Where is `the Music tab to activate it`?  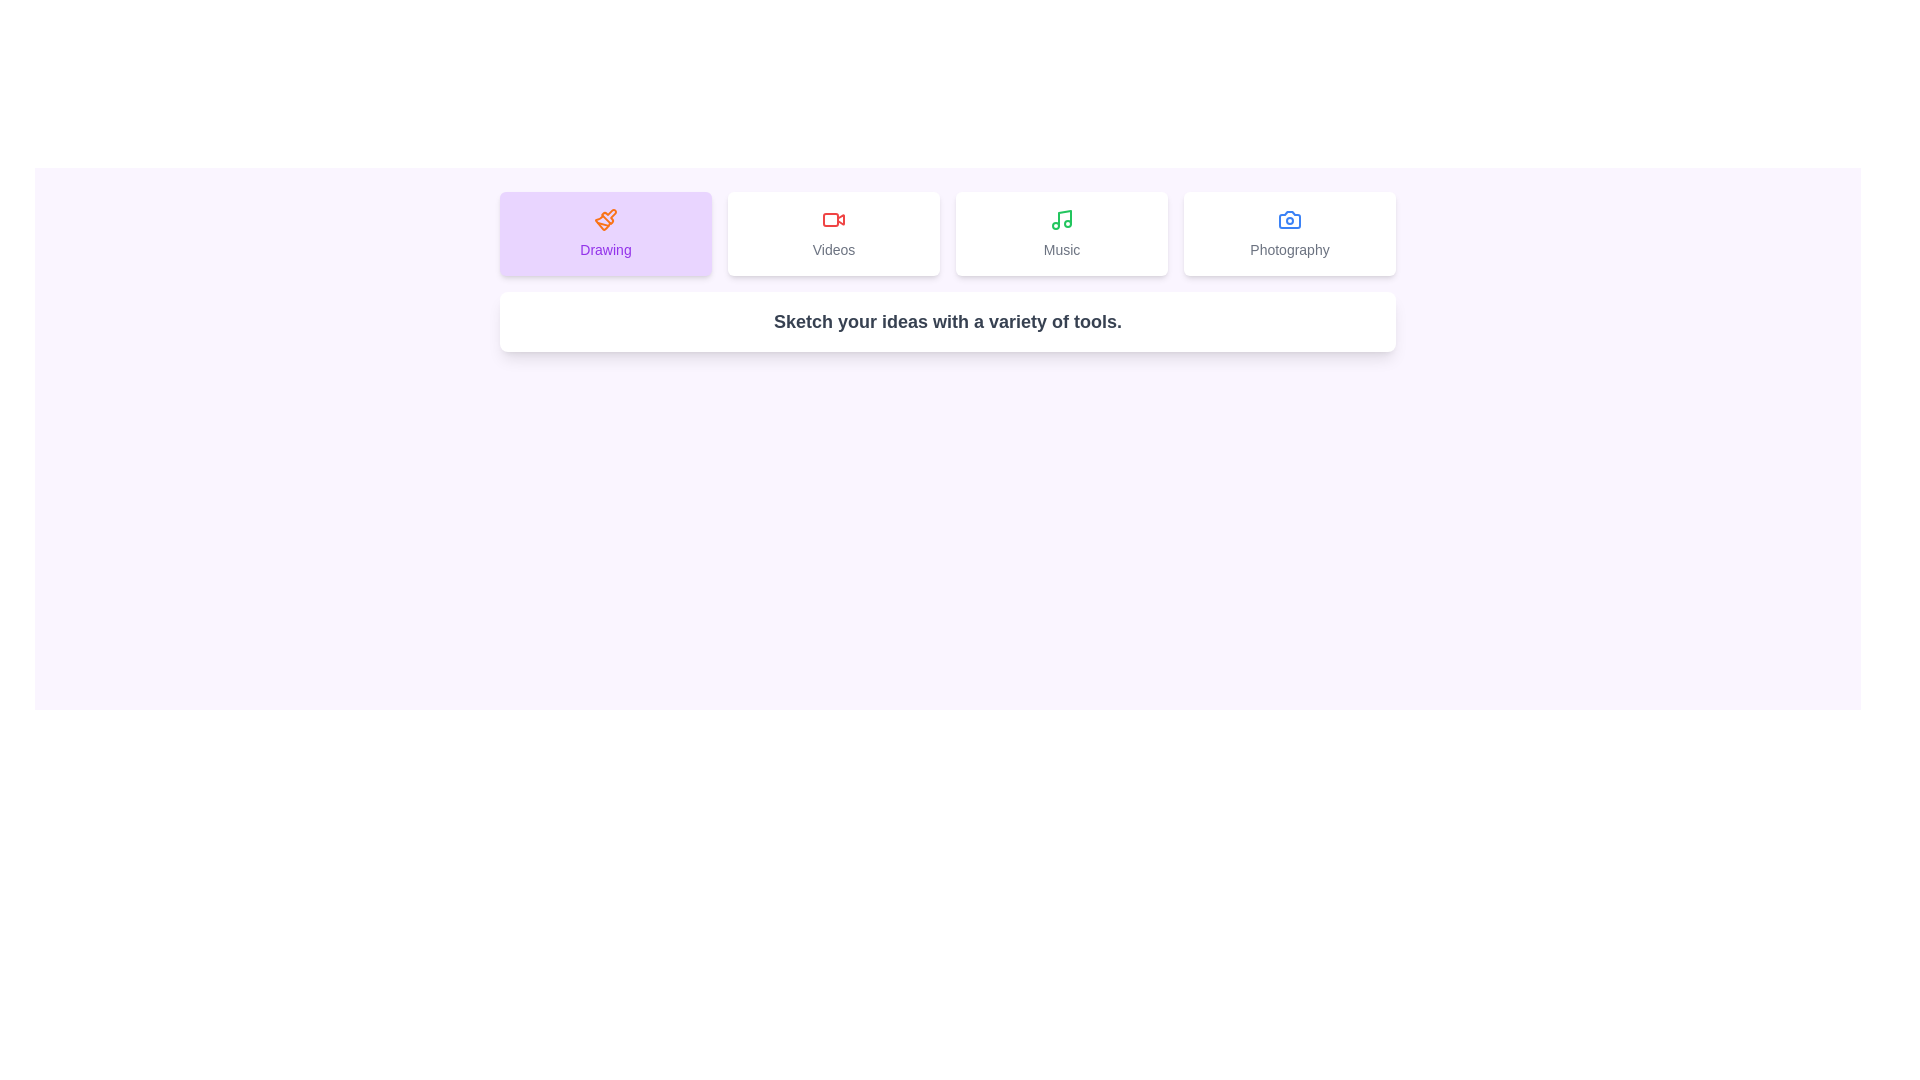 the Music tab to activate it is located at coordinates (1060, 233).